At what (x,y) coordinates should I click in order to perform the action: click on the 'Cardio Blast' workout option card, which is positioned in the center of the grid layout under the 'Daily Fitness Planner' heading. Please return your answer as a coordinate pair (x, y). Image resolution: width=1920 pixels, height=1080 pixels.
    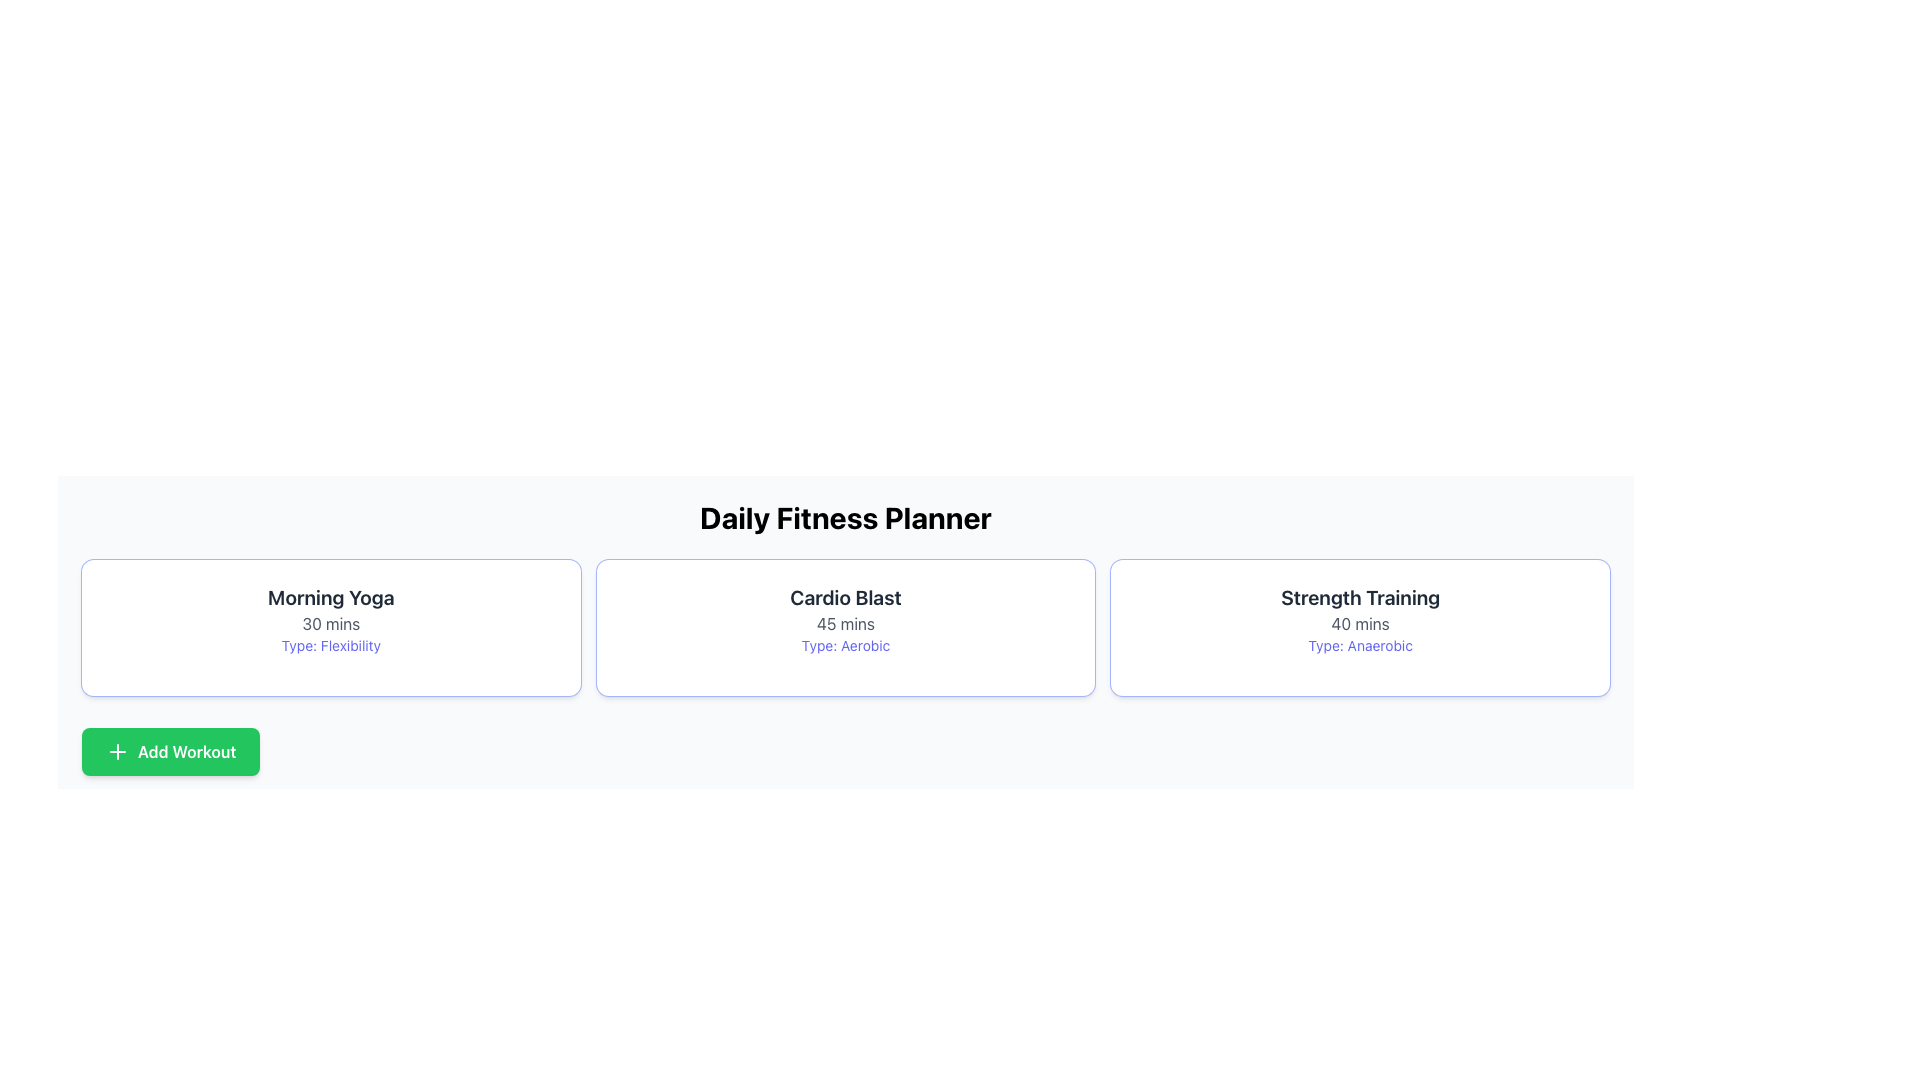
    Looking at the image, I should click on (845, 627).